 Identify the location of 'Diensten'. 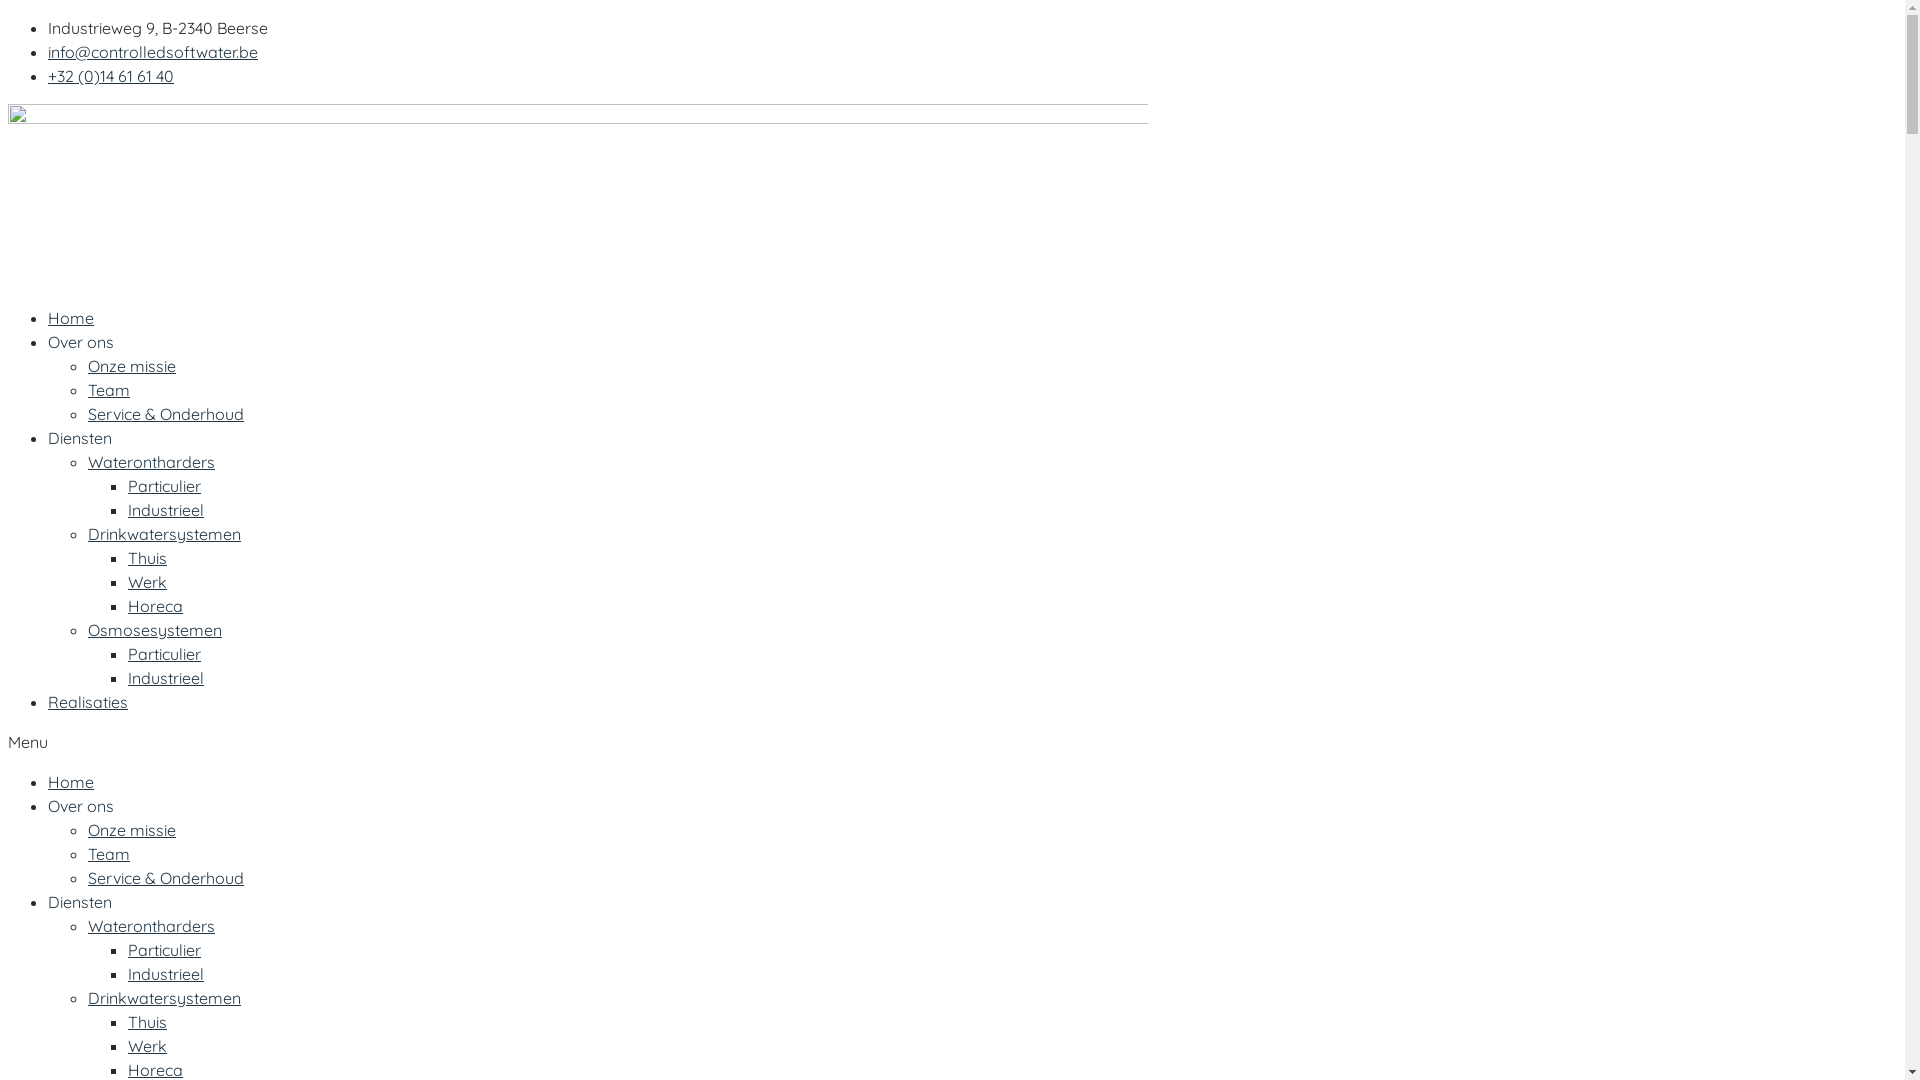
(80, 437).